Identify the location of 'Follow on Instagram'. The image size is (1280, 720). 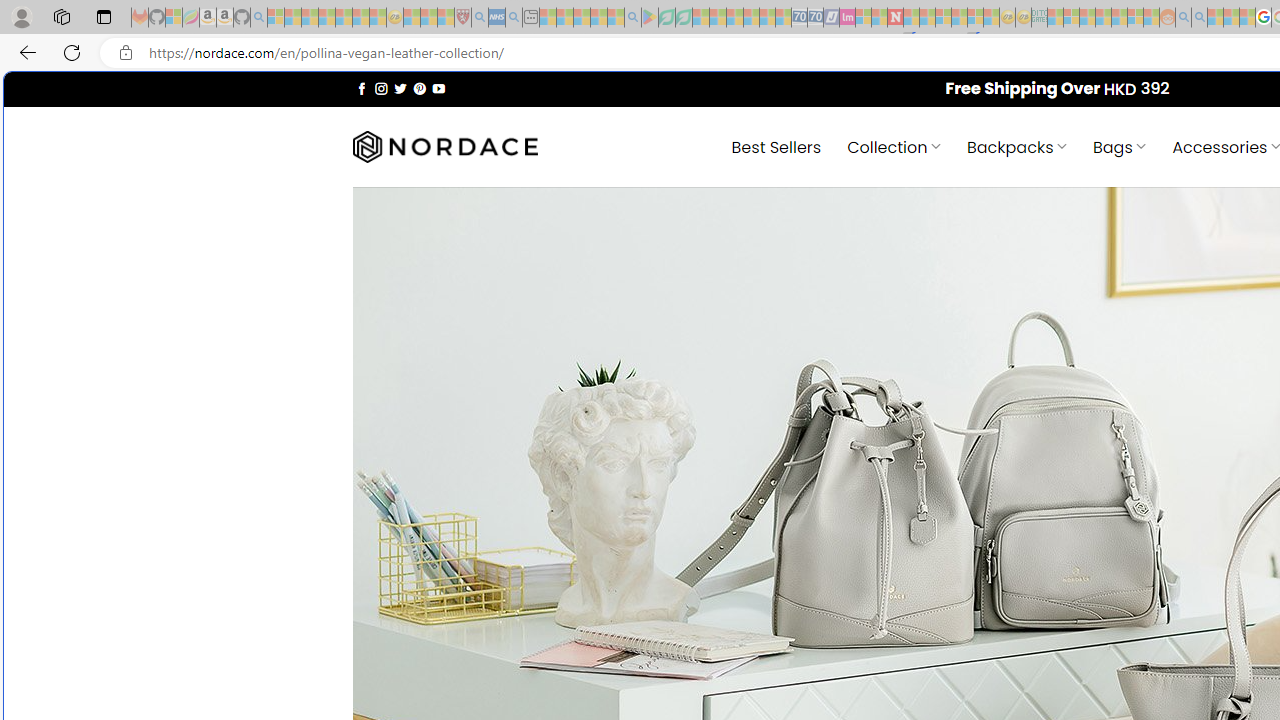
(381, 87).